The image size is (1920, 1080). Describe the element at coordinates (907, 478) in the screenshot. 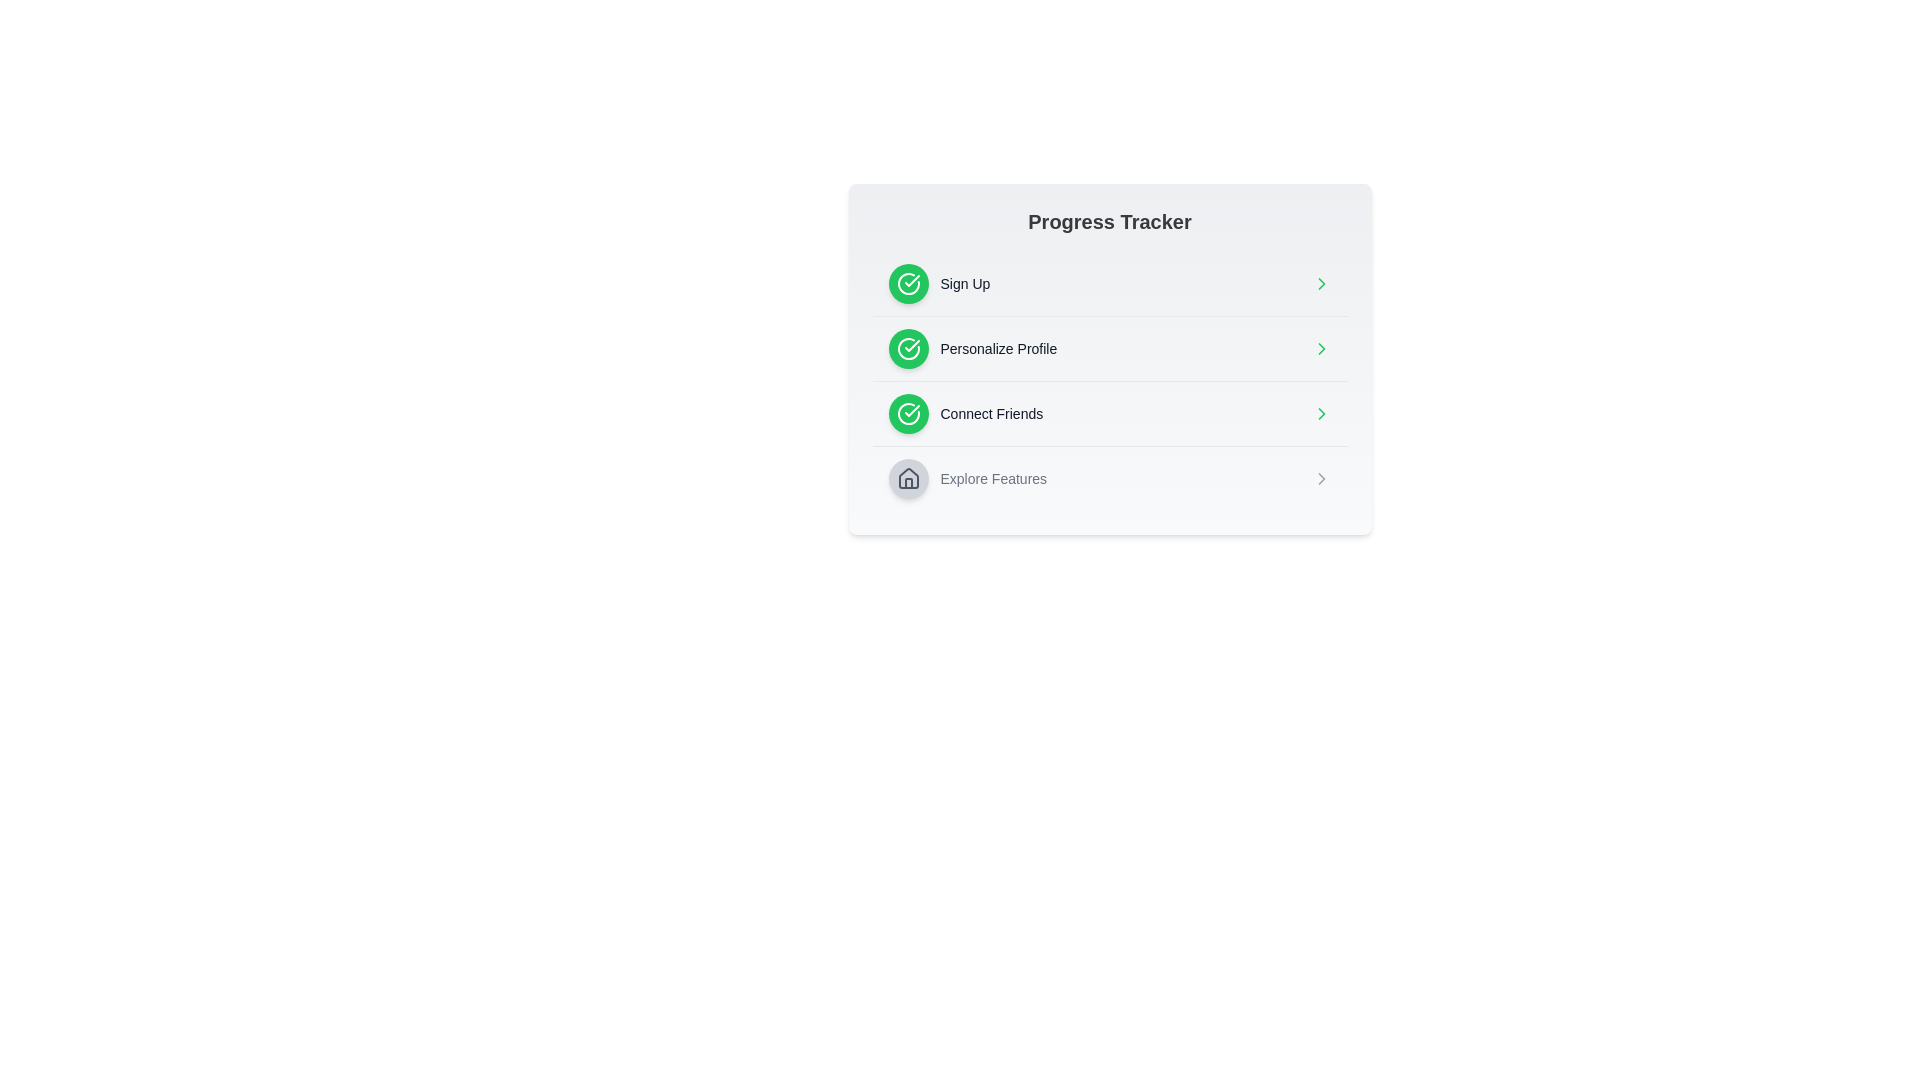

I see `the small house icon outlined in a circular button located on the left side of the 'Explore Features' row in the task items list` at that location.